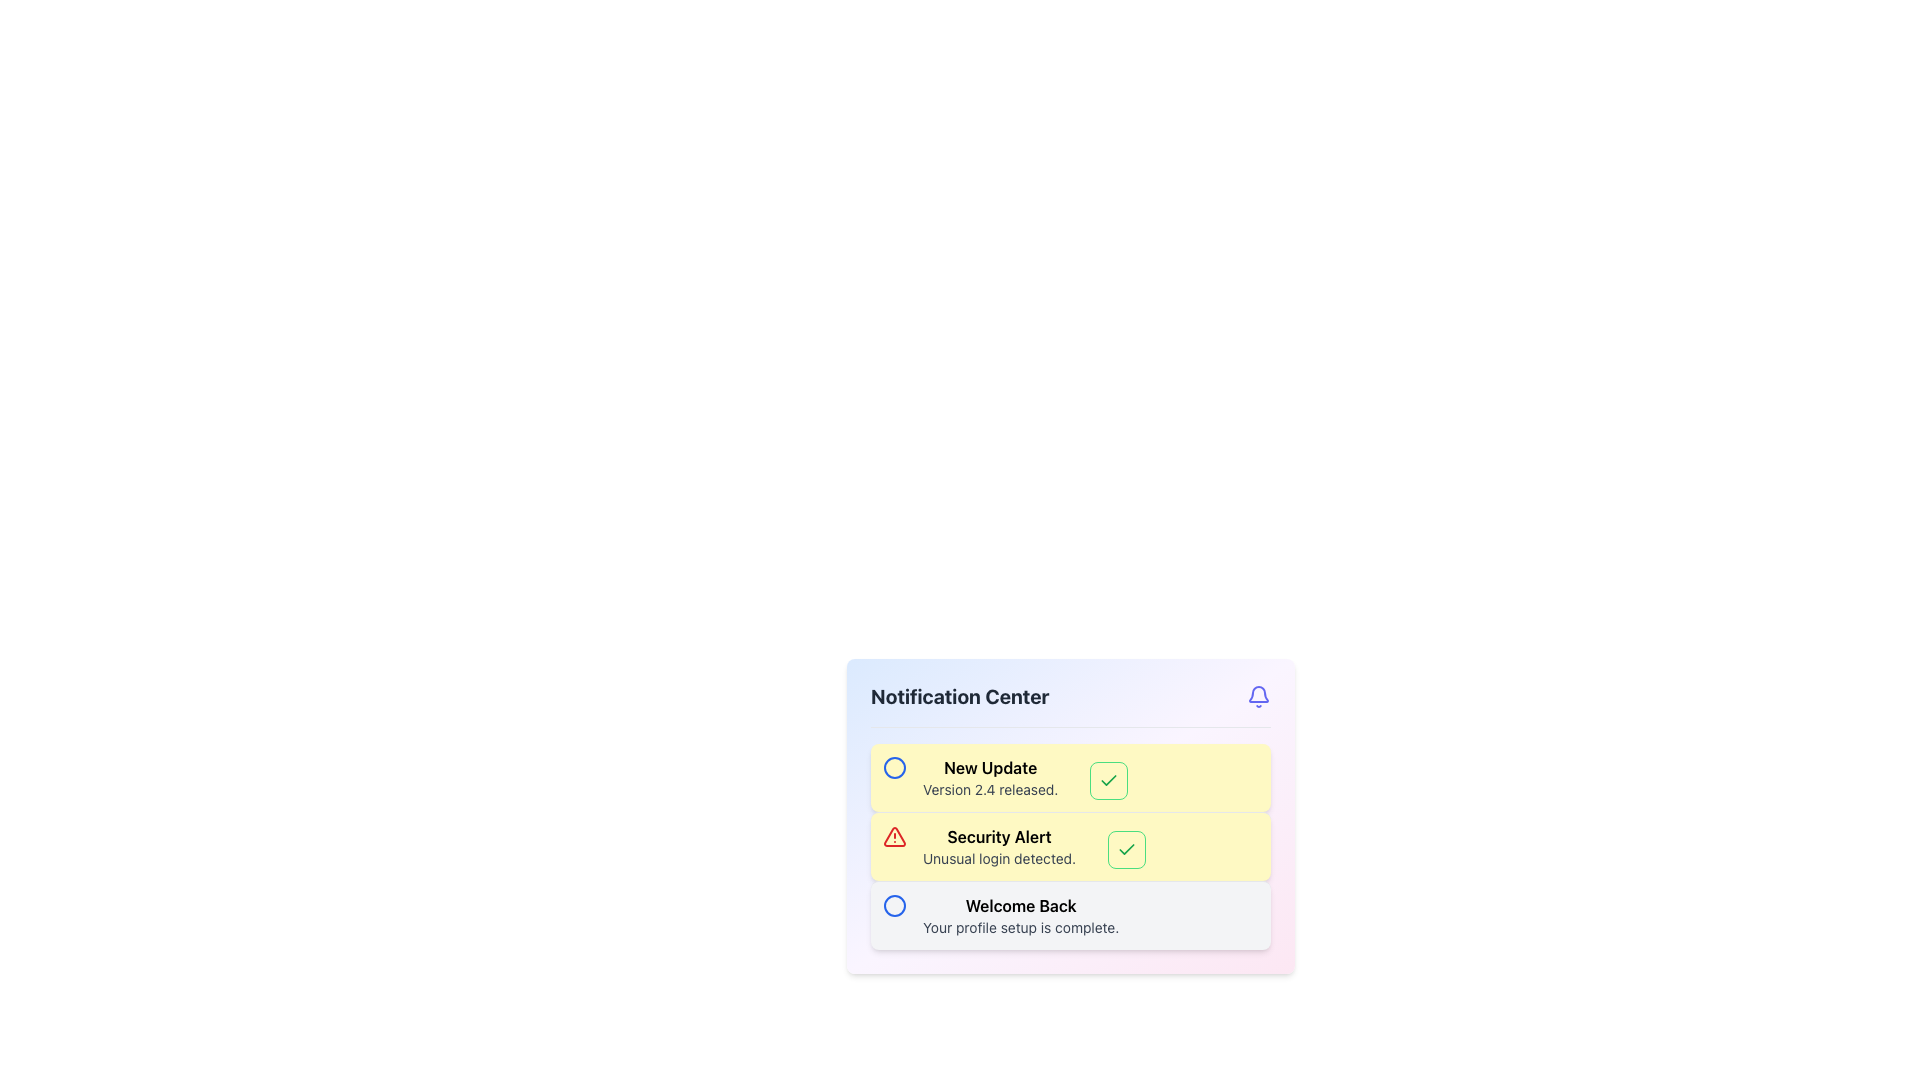 This screenshot has width=1920, height=1080. Describe the element at coordinates (893, 906) in the screenshot. I see `the Circle graphical element located in the notification box, next to the text 'Welcome Back.'` at that location.